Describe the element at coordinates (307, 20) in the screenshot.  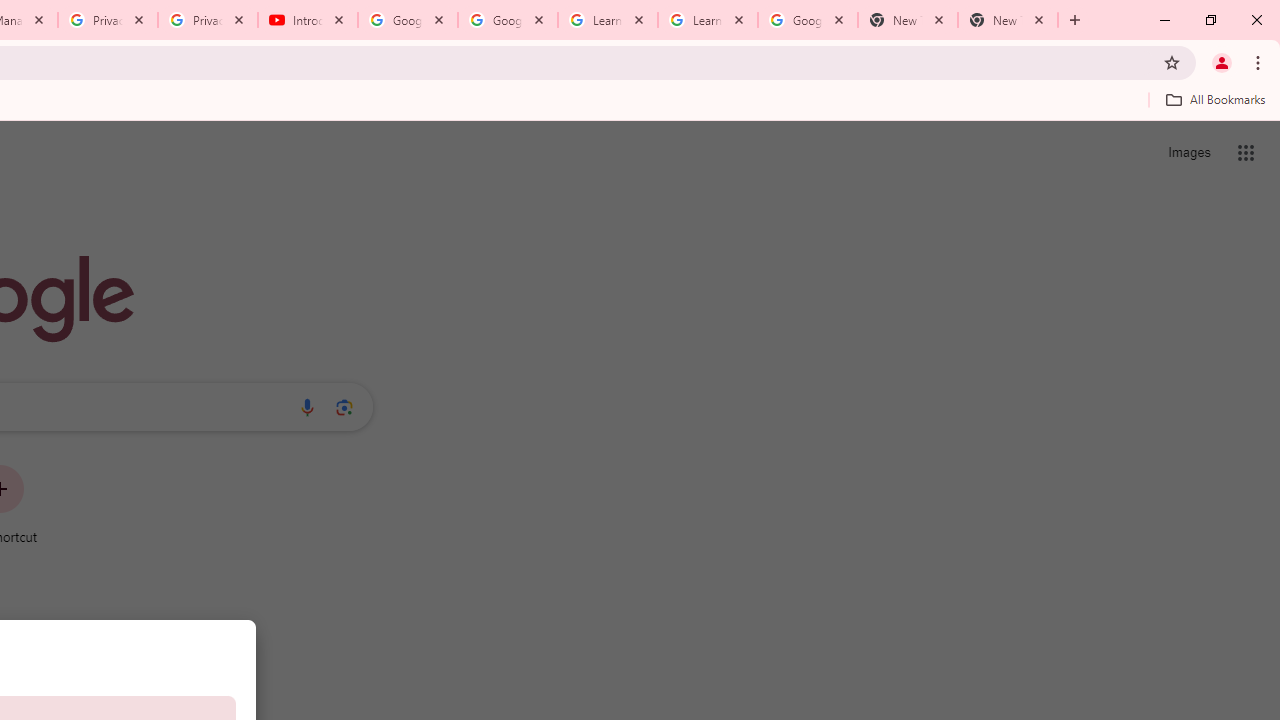
I see `'Introduction | Google Privacy Policy - YouTube'` at that location.